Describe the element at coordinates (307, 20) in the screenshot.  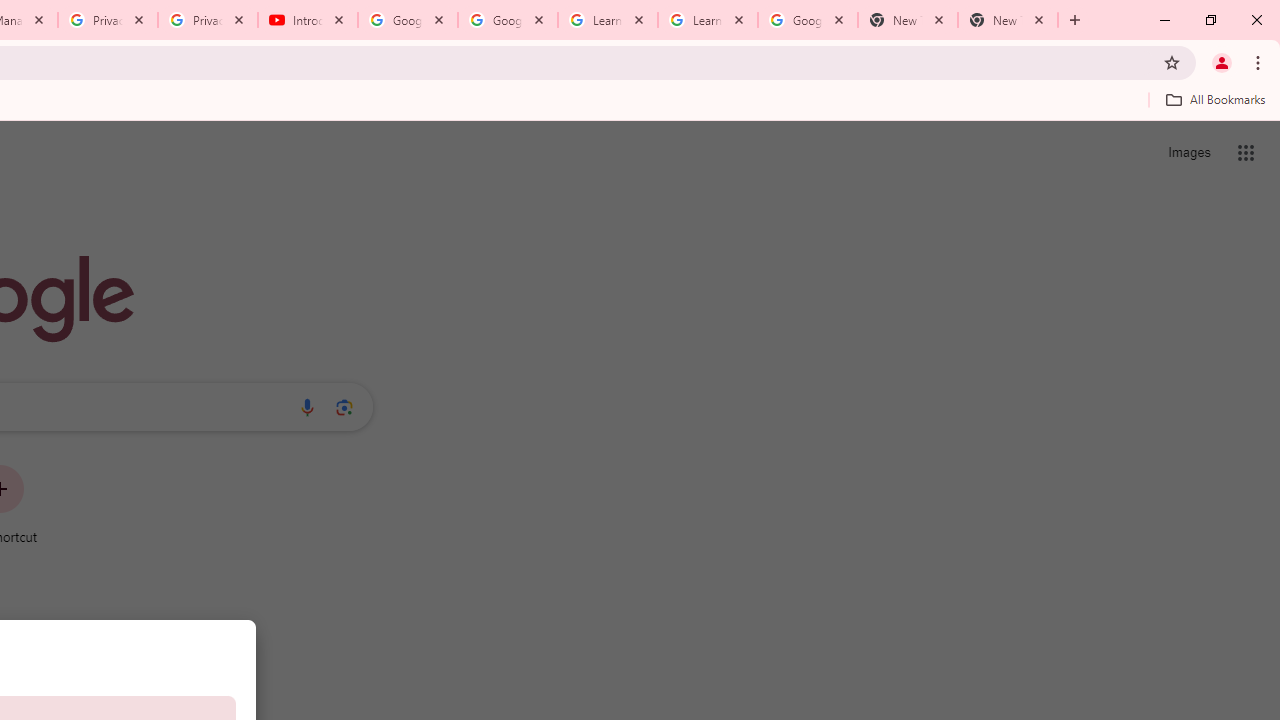
I see `'Introduction | Google Privacy Policy - YouTube'` at that location.